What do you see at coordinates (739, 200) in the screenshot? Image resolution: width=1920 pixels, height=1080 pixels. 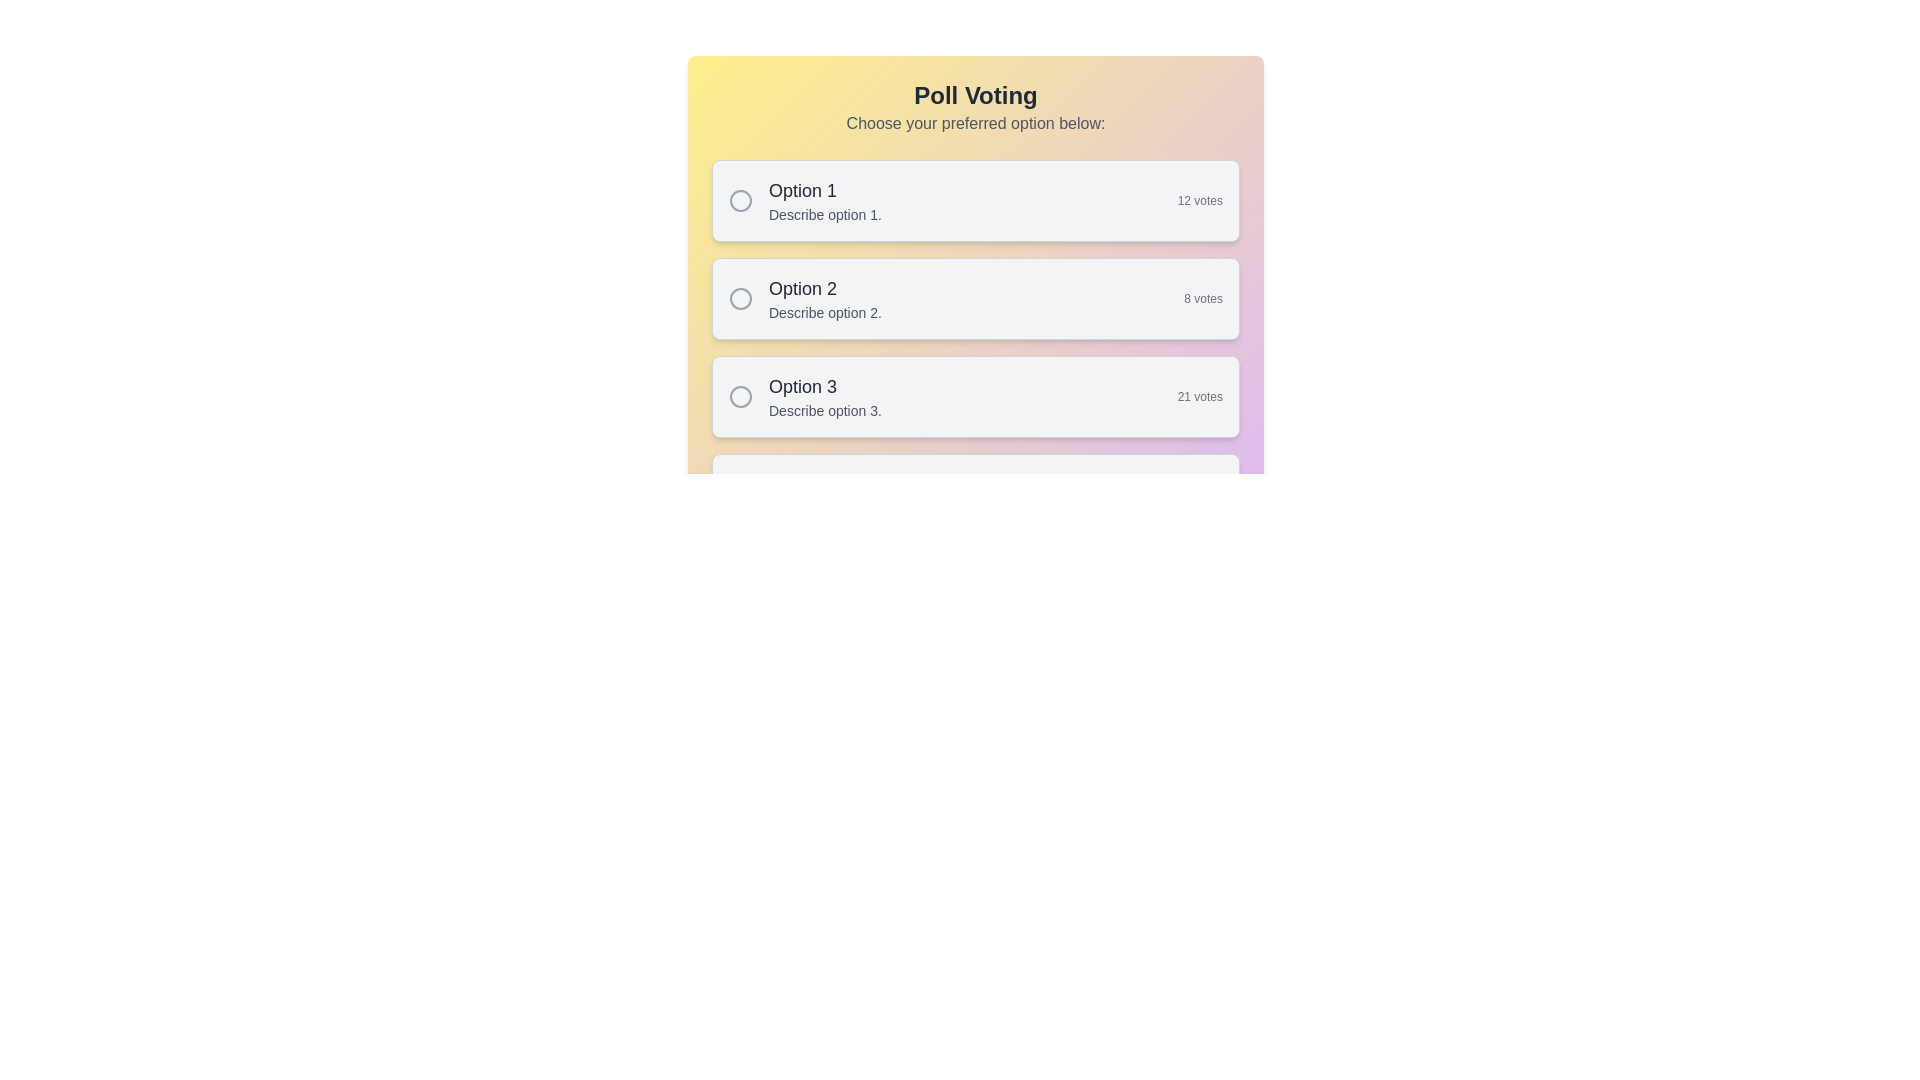 I see `the SVG Circle Graphic that serves as a visual indicator for the selected state in a multiple-choice question, located to the left of the text 'Option 1' within the voting option card` at bounding box center [739, 200].